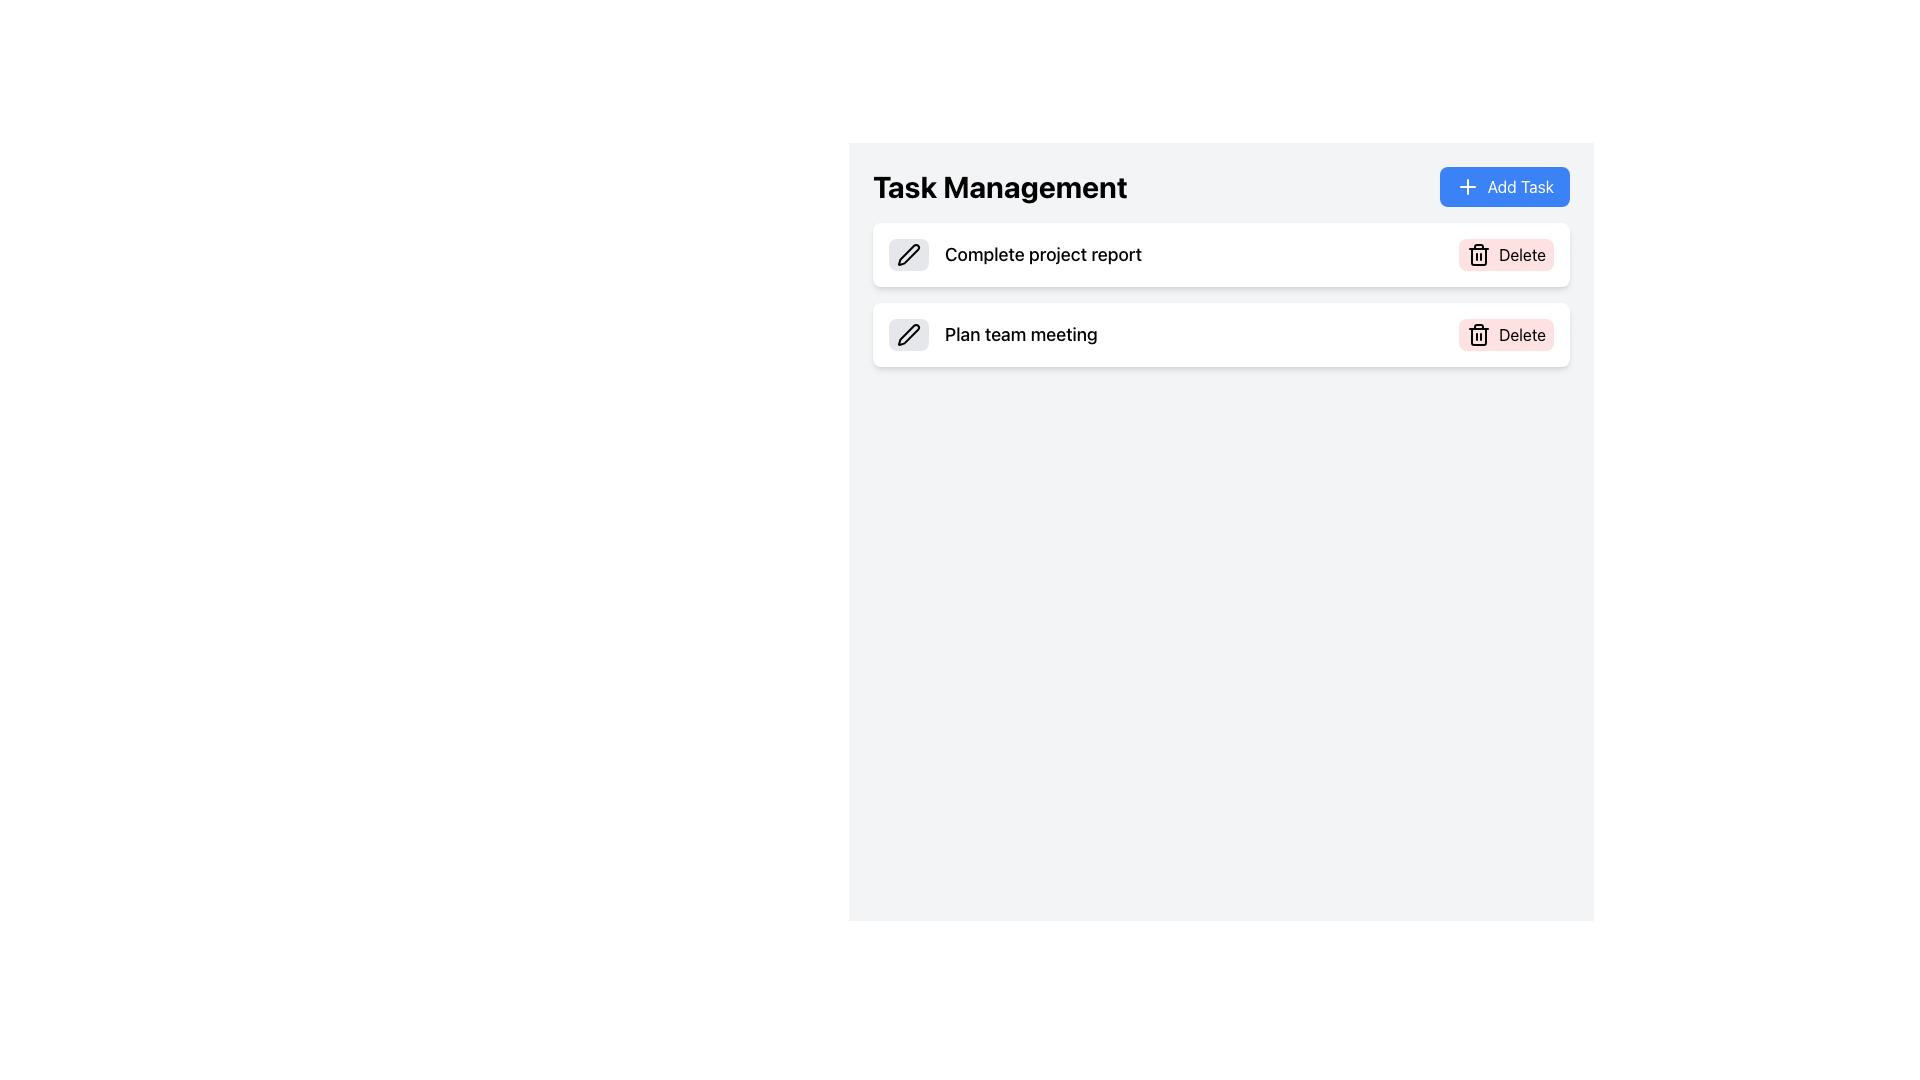  Describe the element at coordinates (1479, 253) in the screenshot. I see `the leftmost icon of the 'Delete' button` at that location.